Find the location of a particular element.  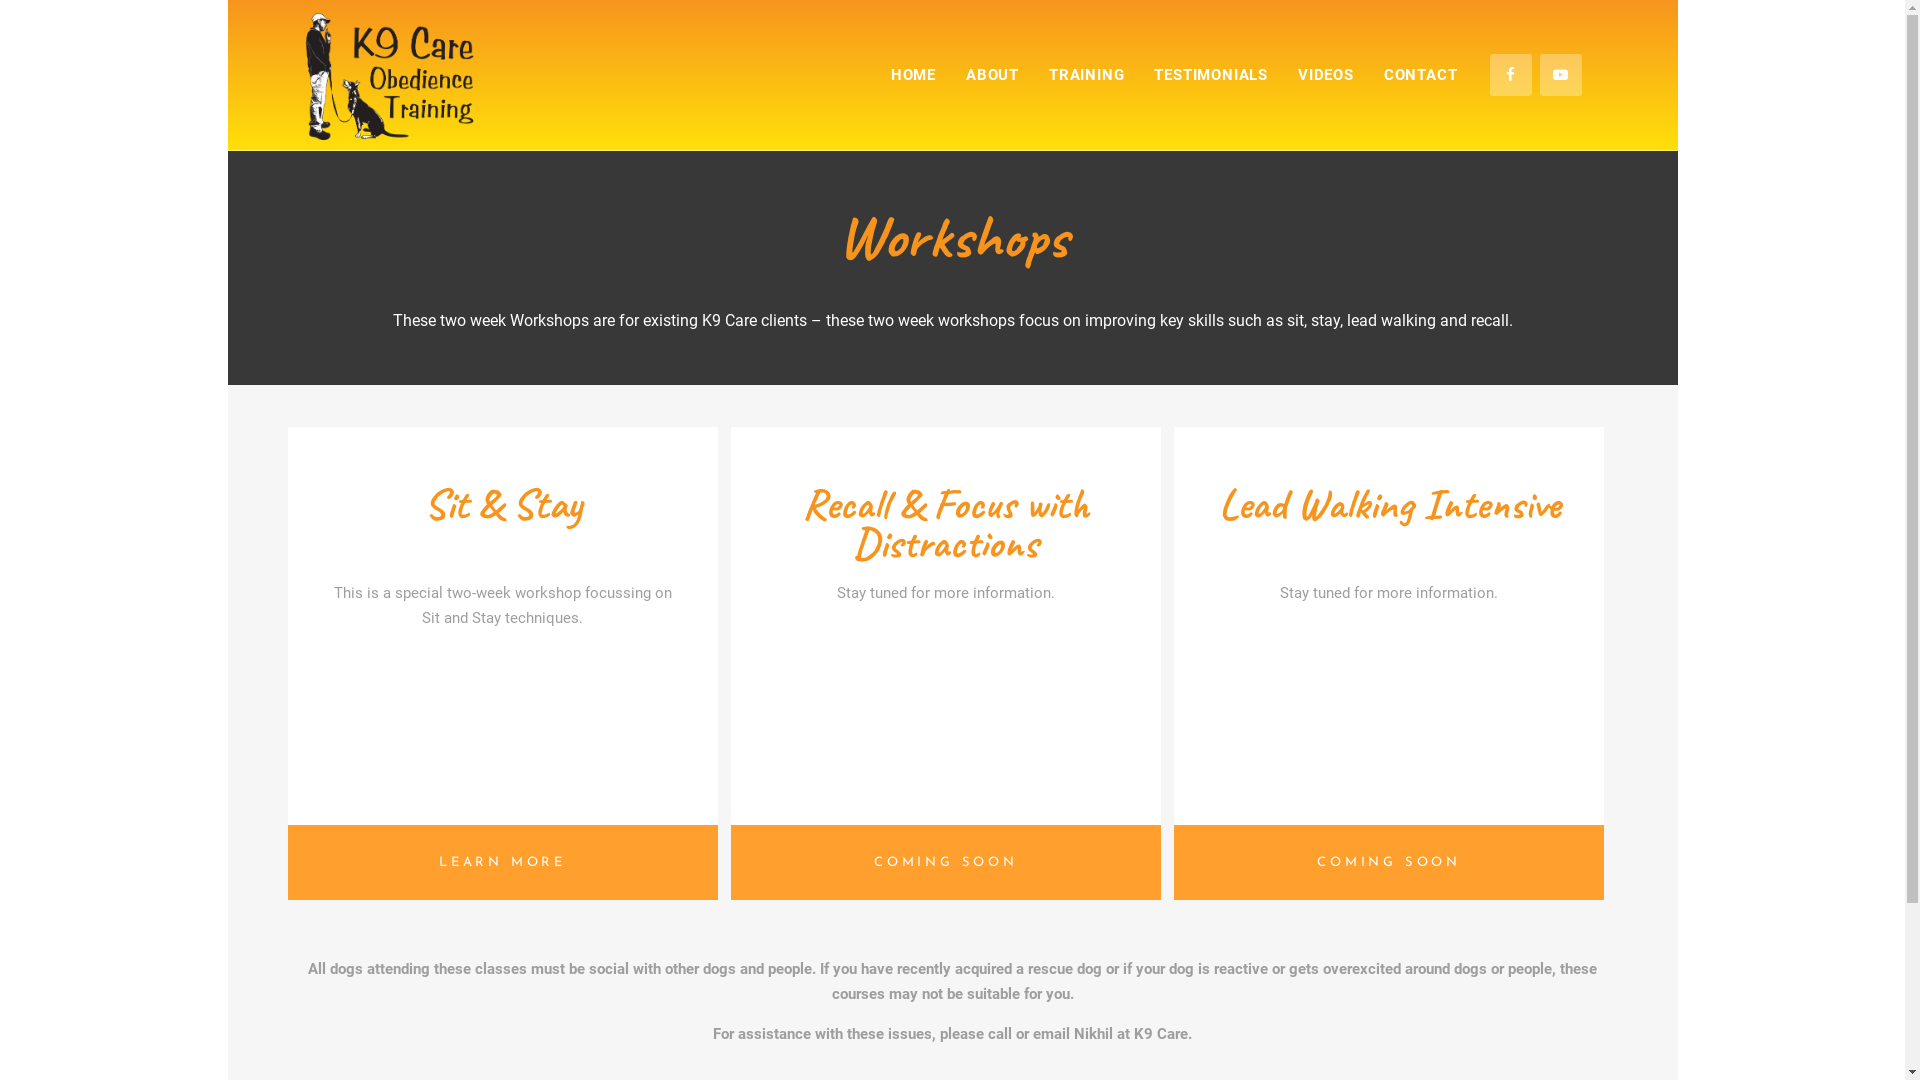

'CONTACT' is located at coordinates (1367, 73).